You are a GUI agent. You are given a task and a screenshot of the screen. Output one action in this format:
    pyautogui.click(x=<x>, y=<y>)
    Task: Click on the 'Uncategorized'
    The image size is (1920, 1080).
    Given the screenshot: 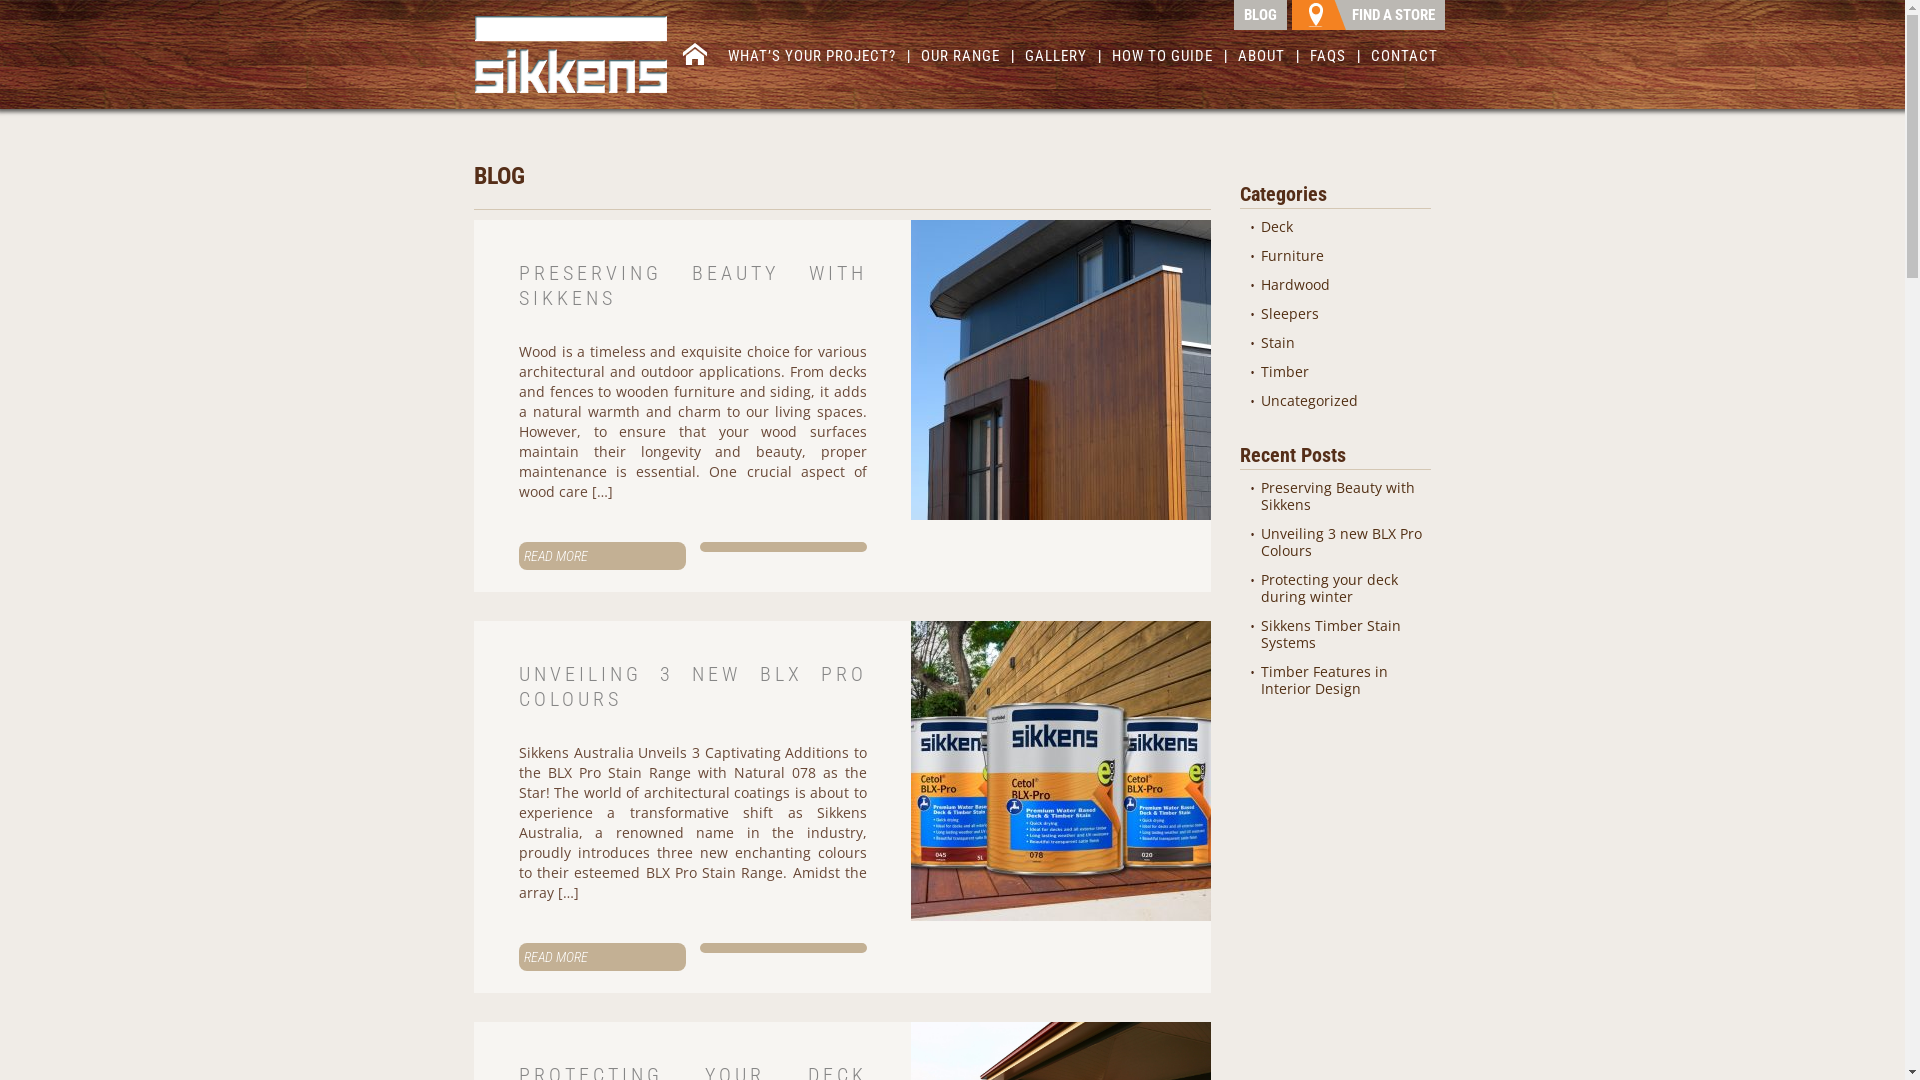 What is the action you would take?
    pyautogui.click(x=1260, y=400)
    